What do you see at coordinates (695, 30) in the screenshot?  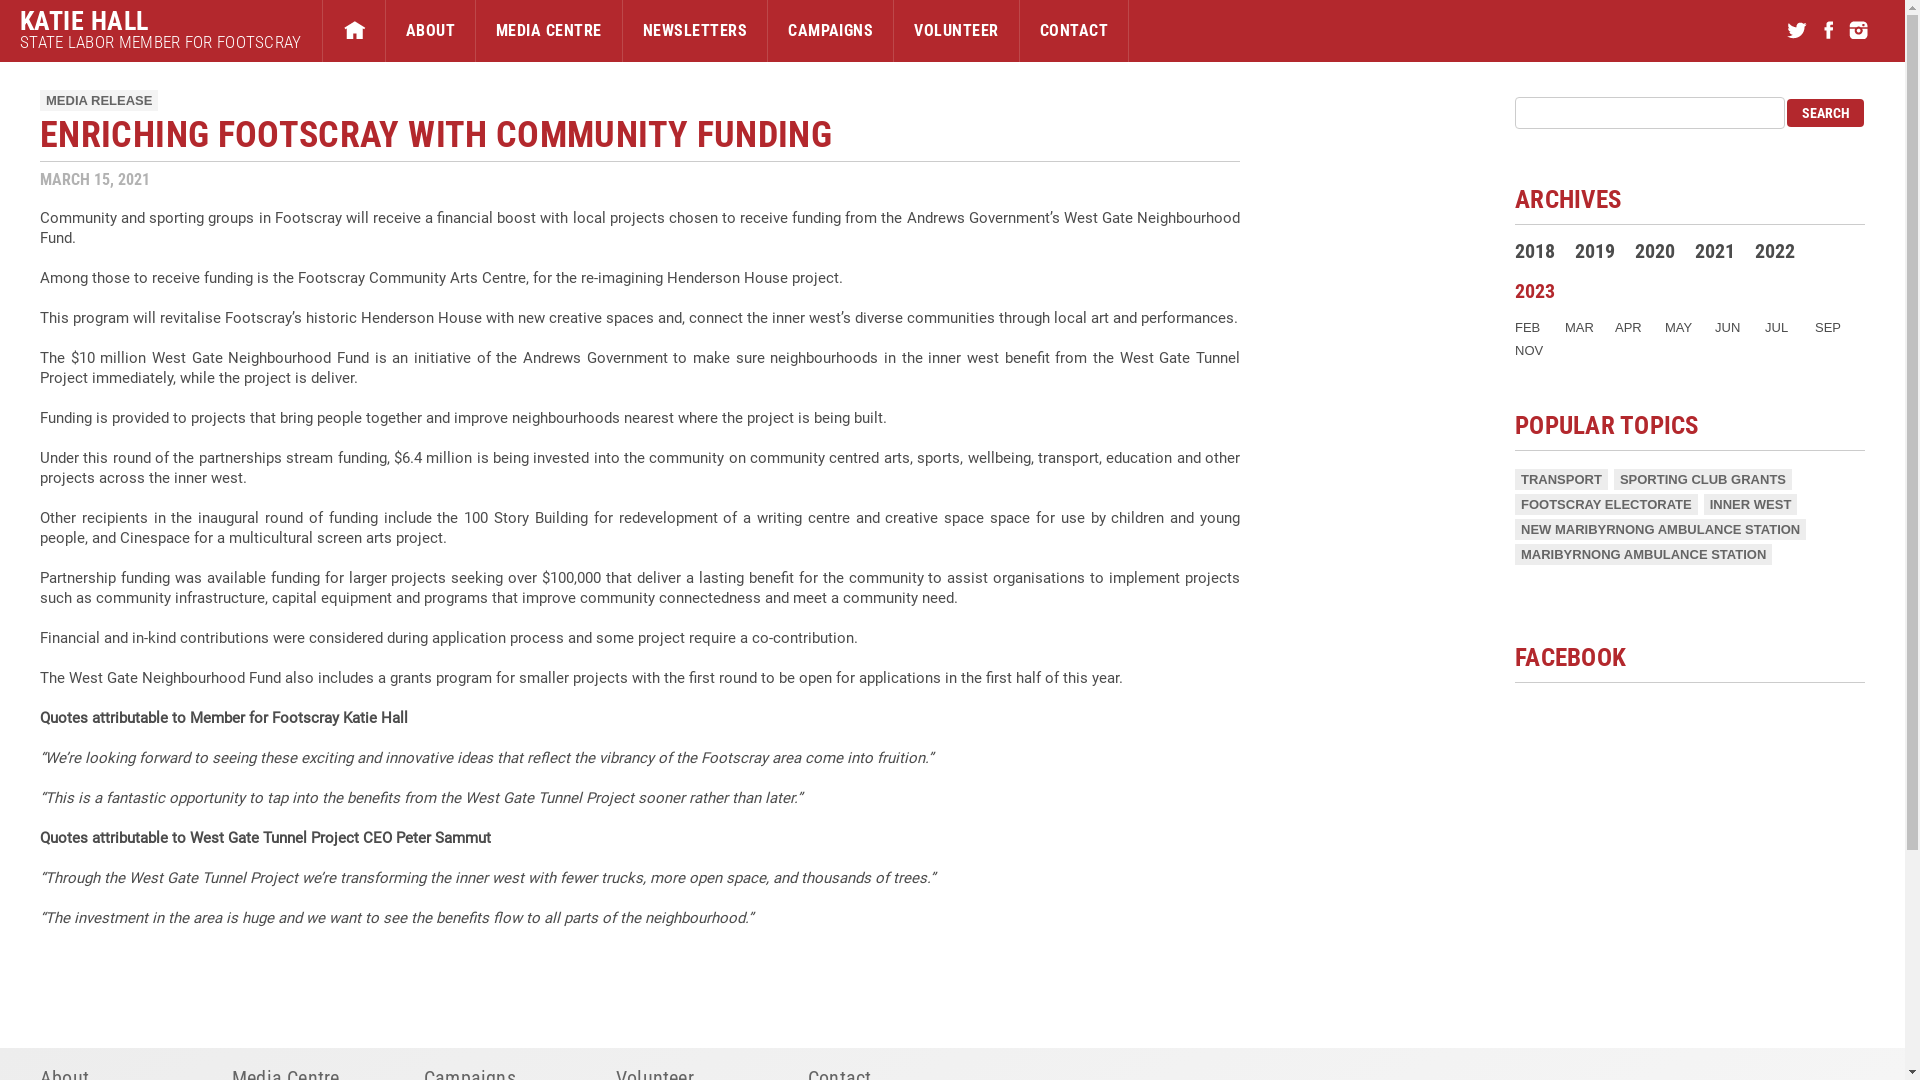 I see `'NEWSLETTERS'` at bounding box center [695, 30].